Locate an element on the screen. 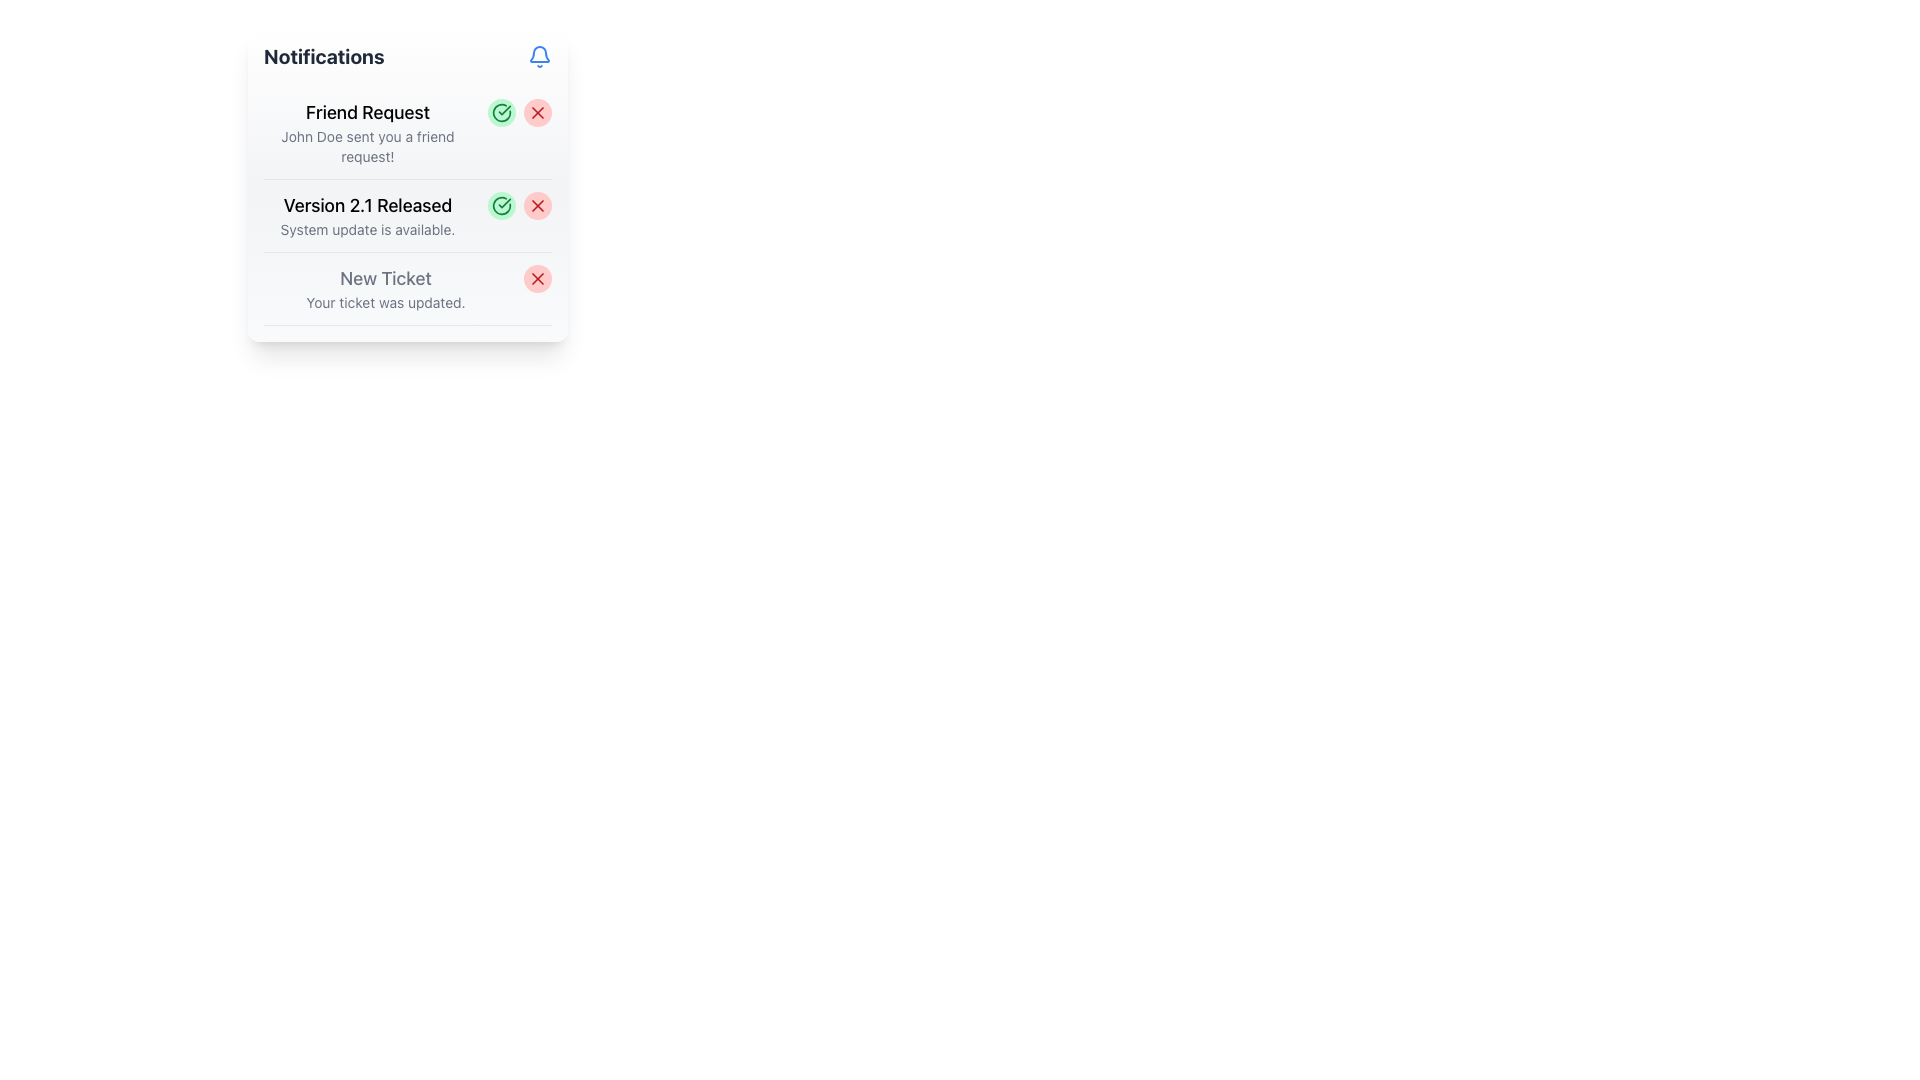  the dismiss button located in the top-right corner of the 'Friend Request' notification to observe interactive changes is located at coordinates (537, 112).